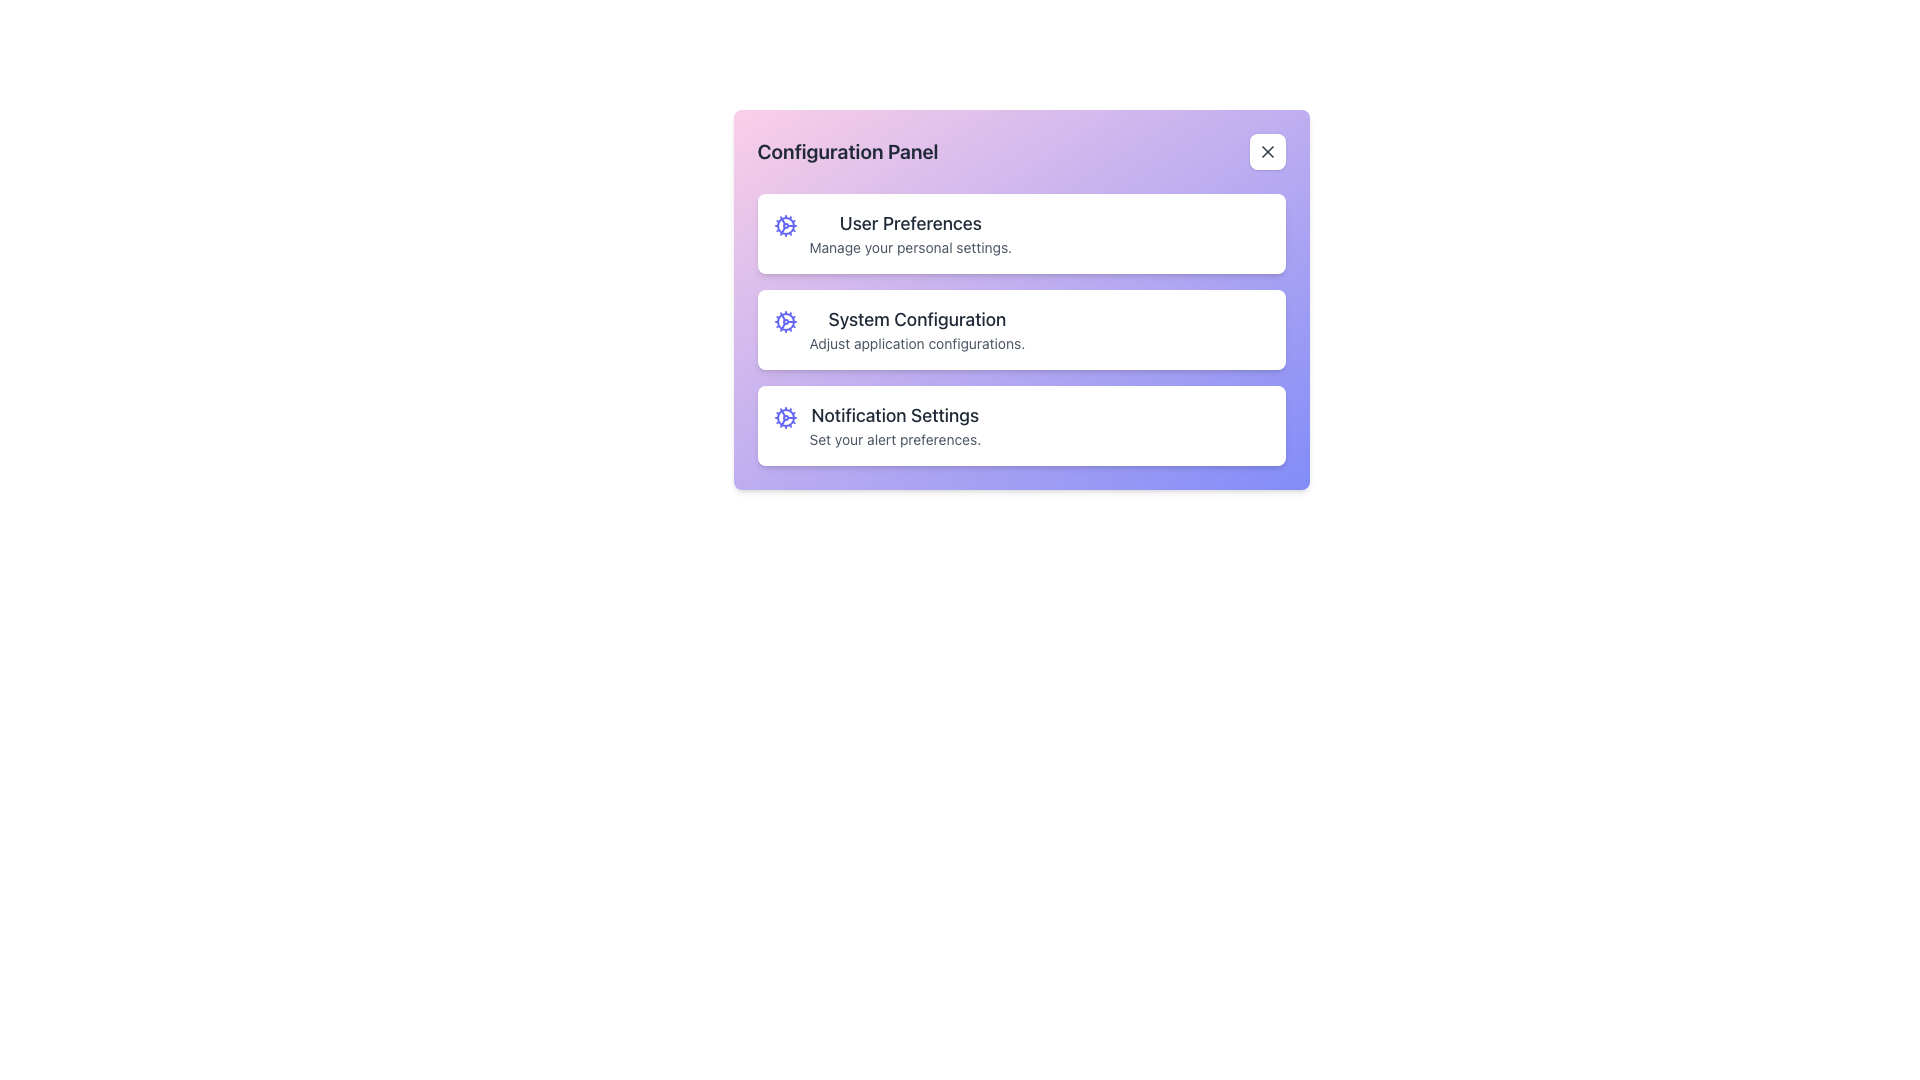 The width and height of the screenshot is (1920, 1080). Describe the element at coordinates (894, 438) in the screenshot. I see `the text element displaying 'Set your alert preferences.' located below the 'Notification Settings' heading, which is styled in a small gray font` at that location.